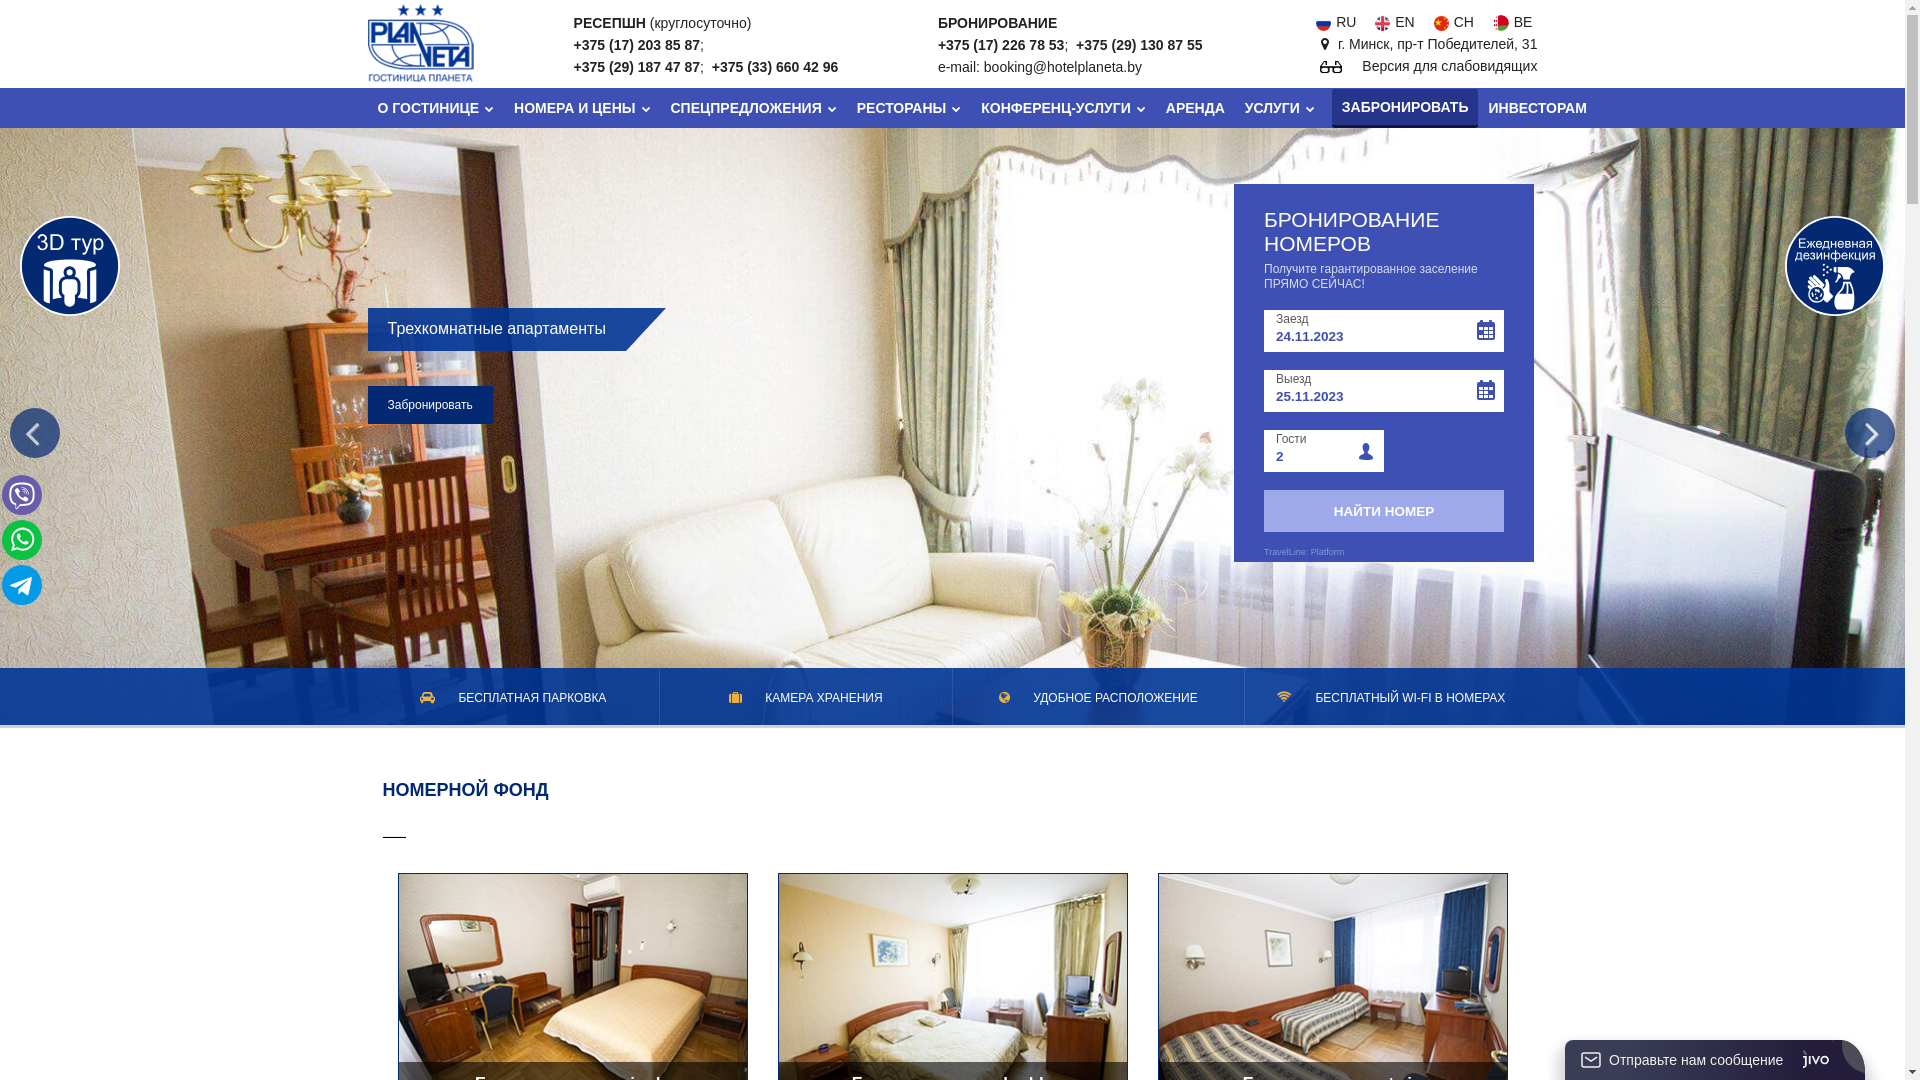  What do you see at coordinates (1391, 22) in the screenshot?
I see `'EN'` at bounding box center [1391, 22].